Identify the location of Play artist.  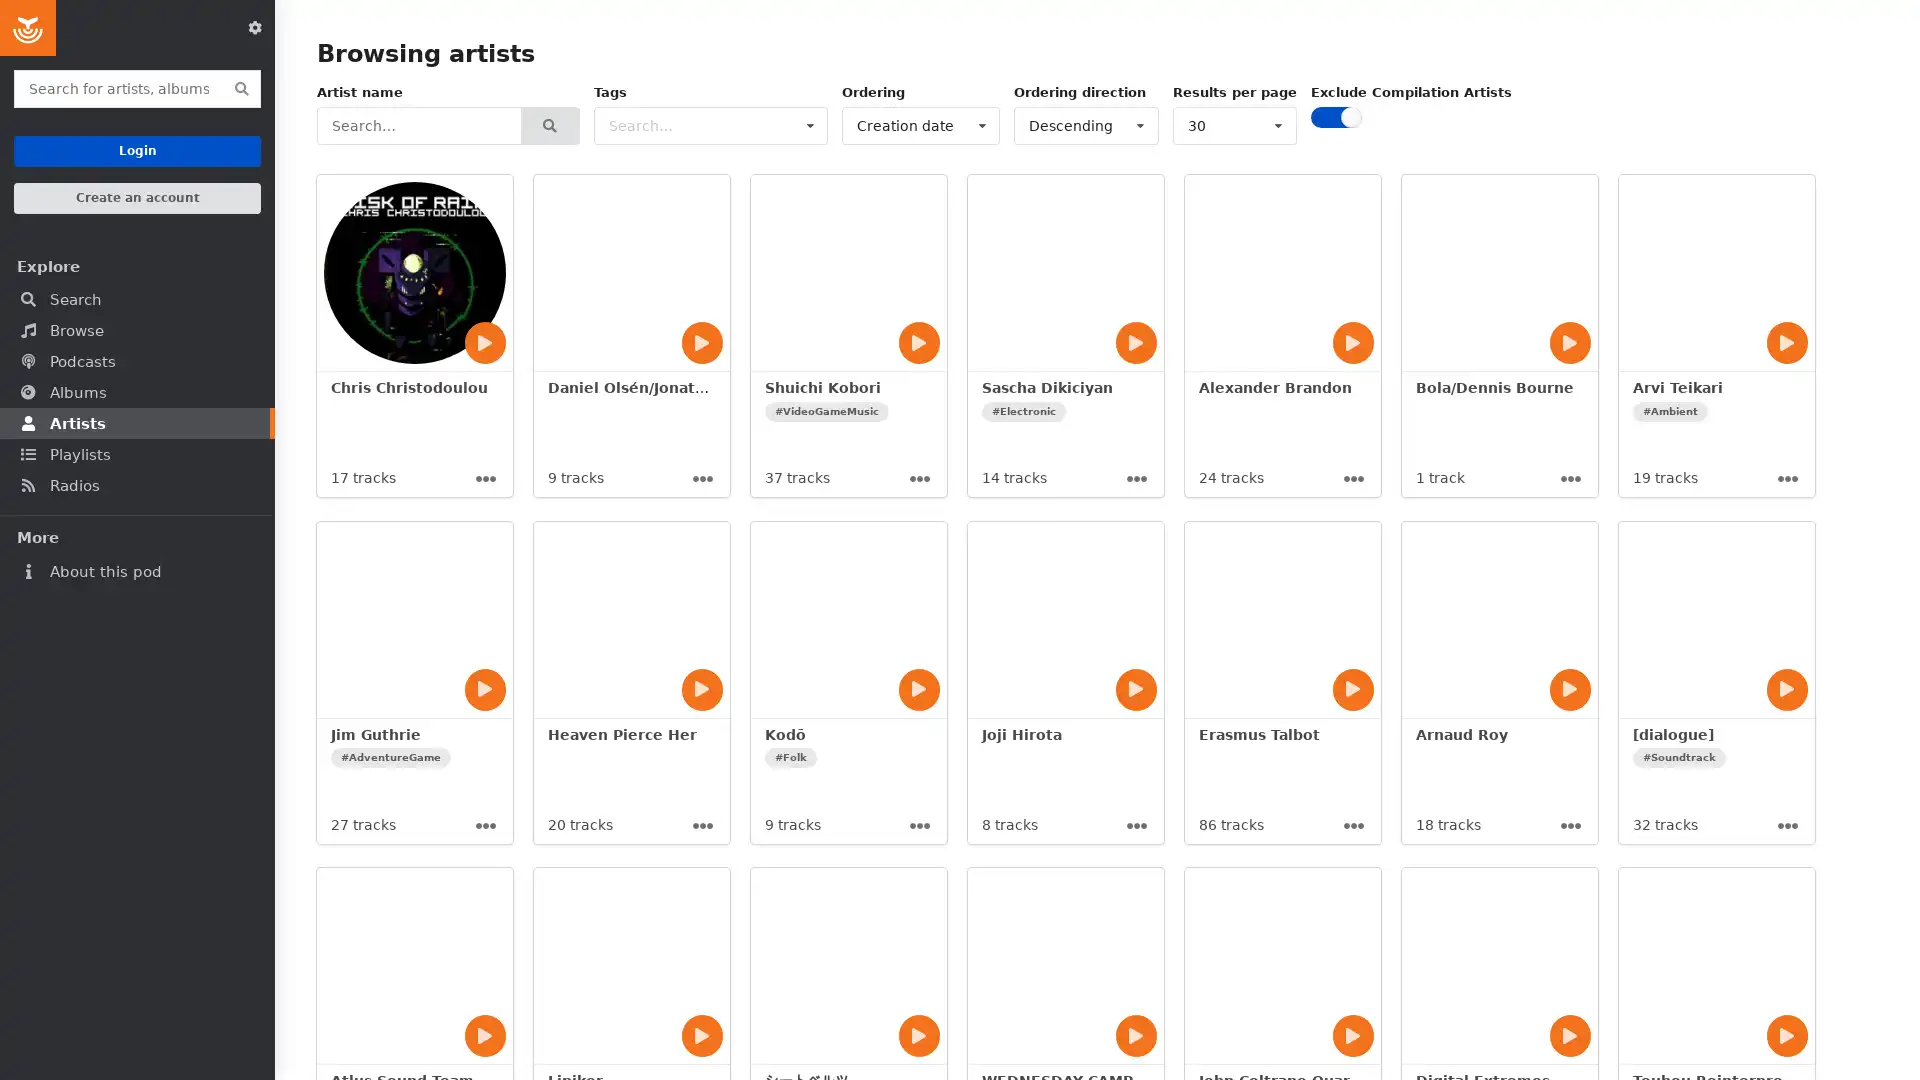
(1568, 1035).